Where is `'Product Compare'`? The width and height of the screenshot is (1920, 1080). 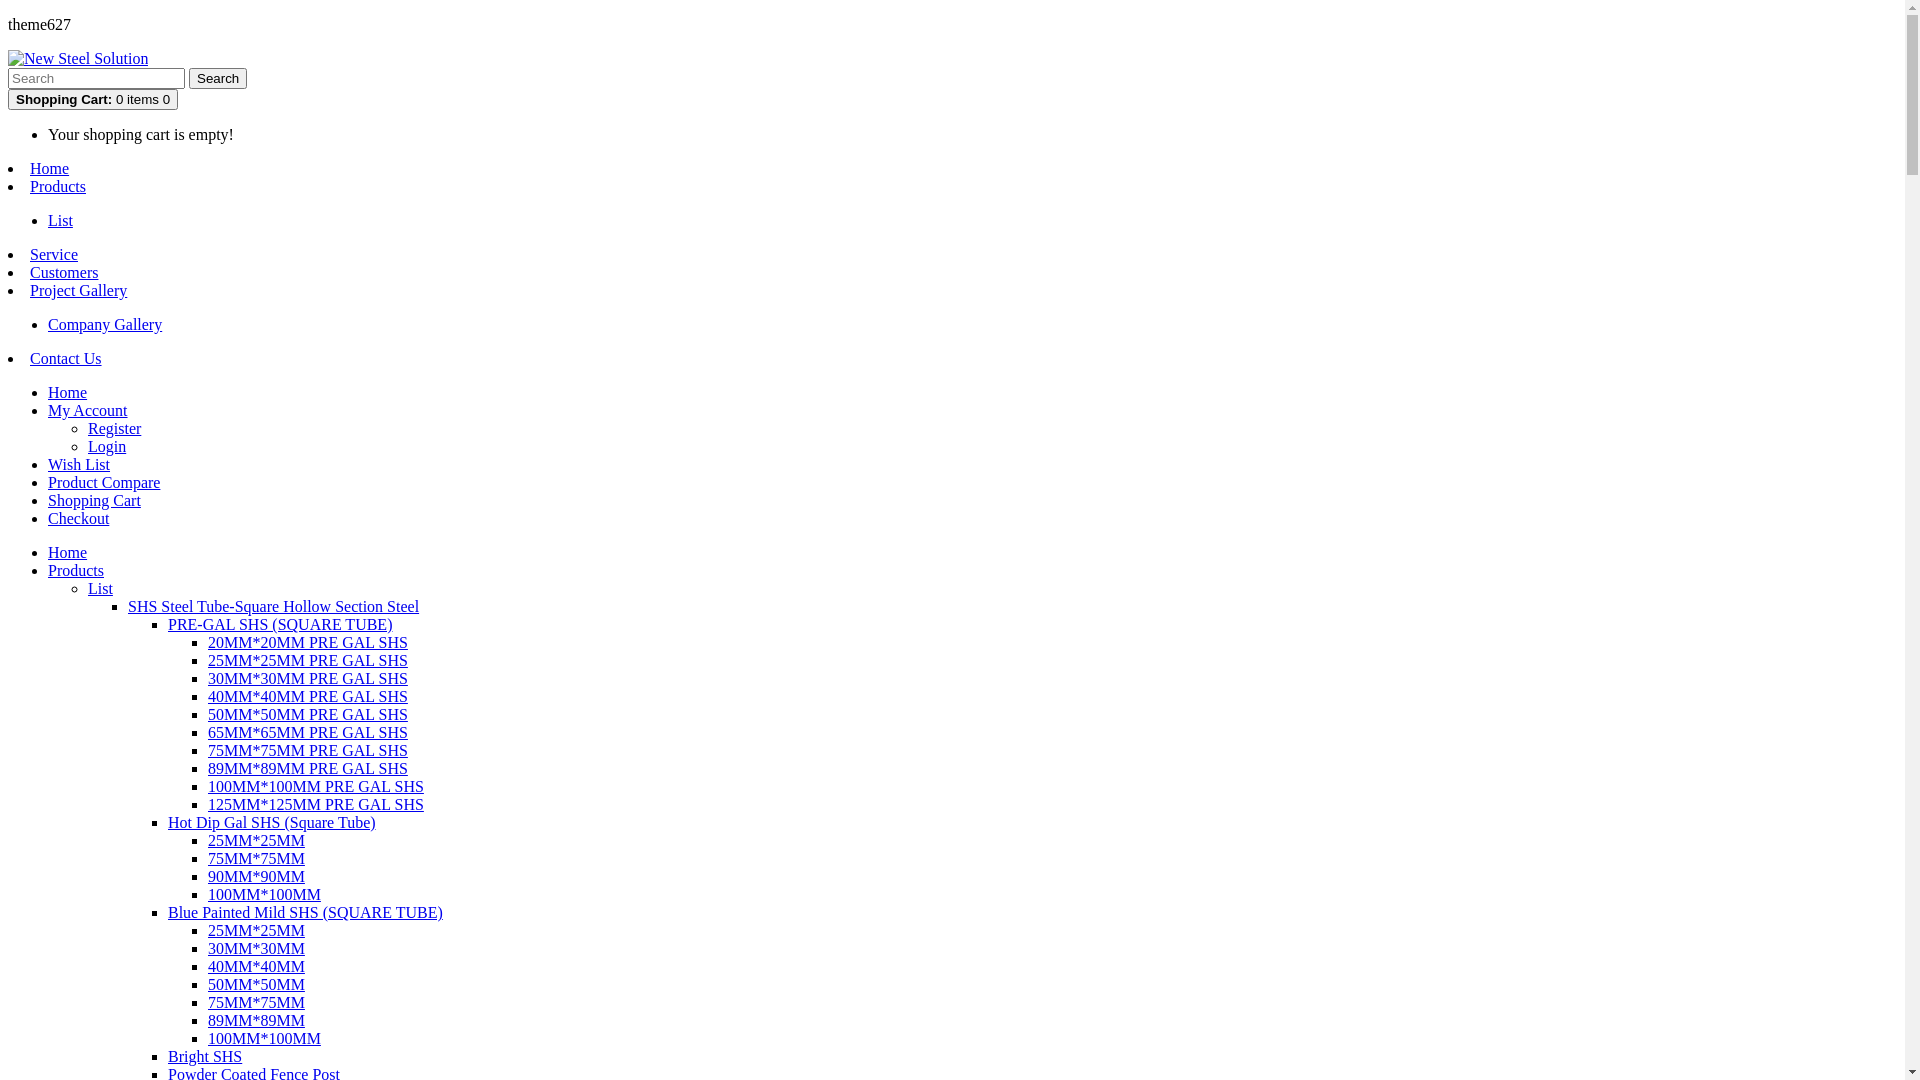
'Product Compare' is located at coordinates (103, 482).